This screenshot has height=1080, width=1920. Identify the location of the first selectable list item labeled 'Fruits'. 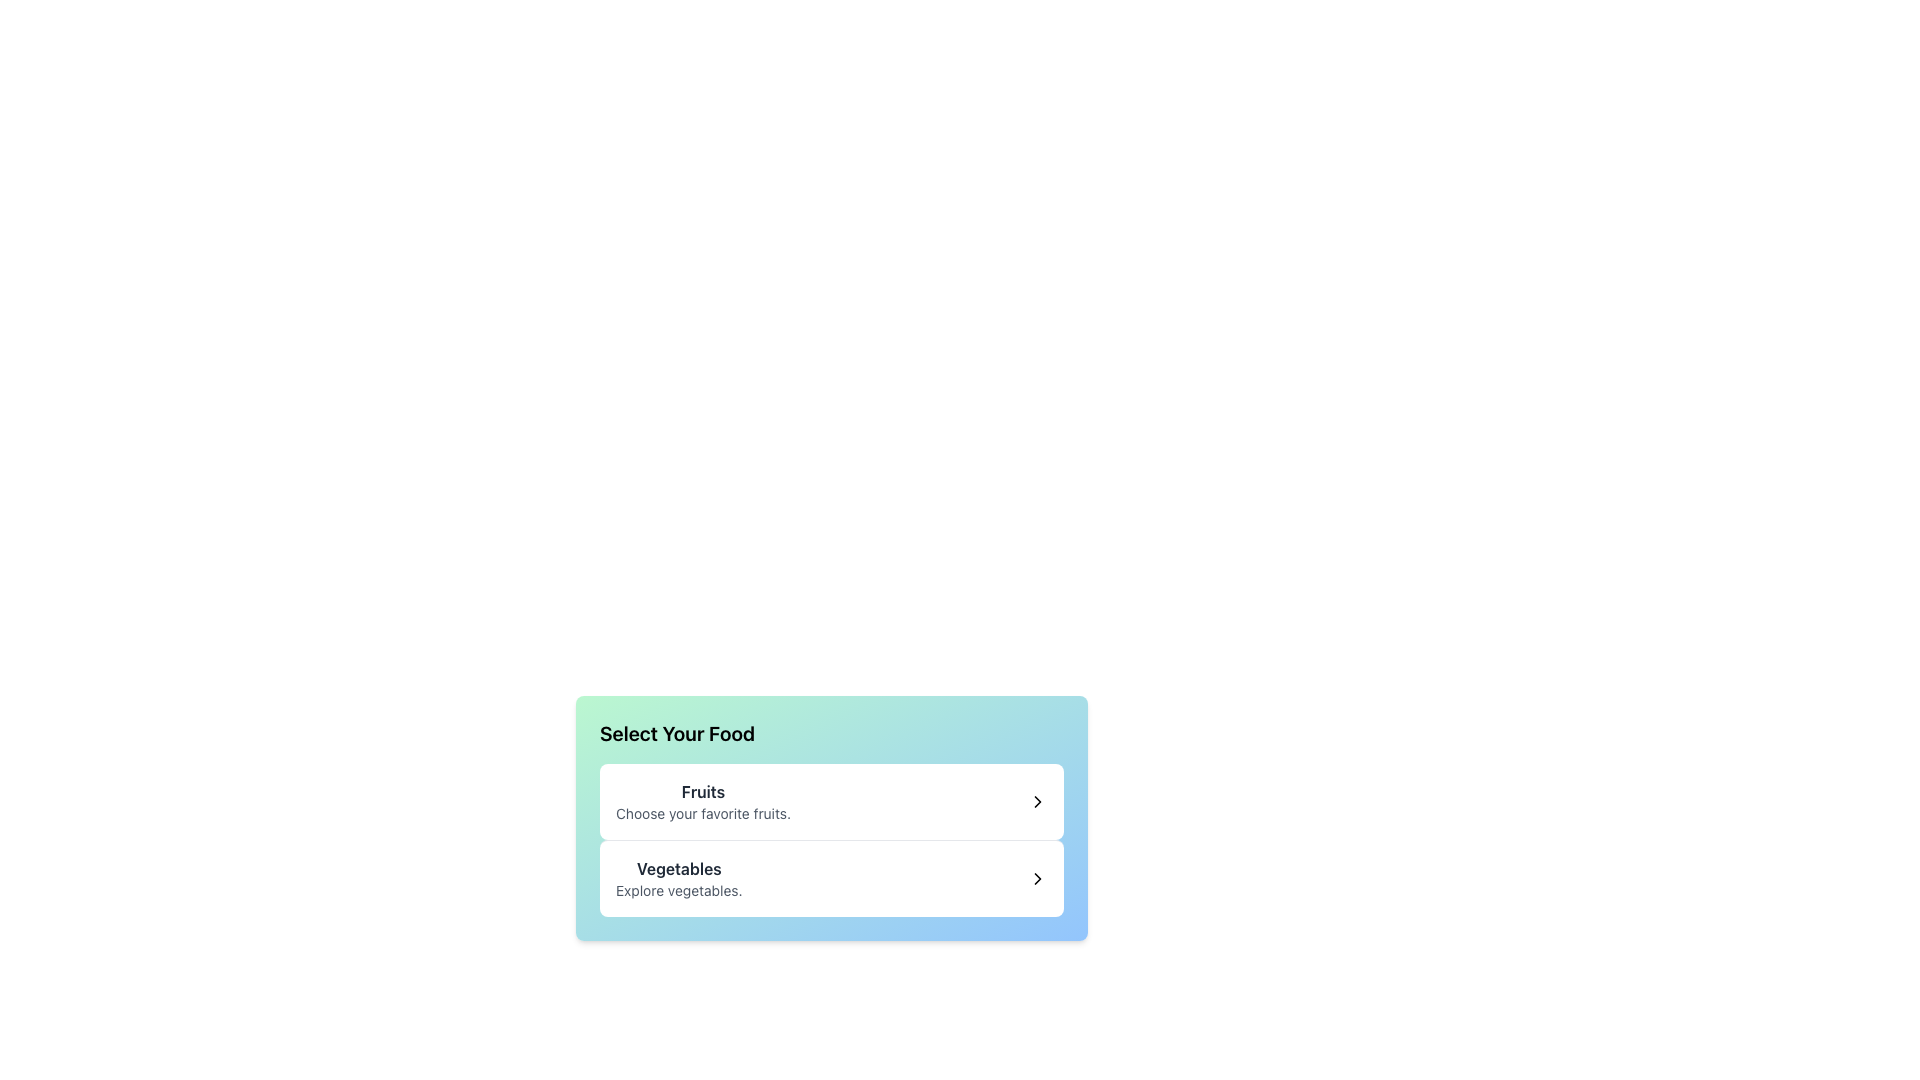
(831, 801).